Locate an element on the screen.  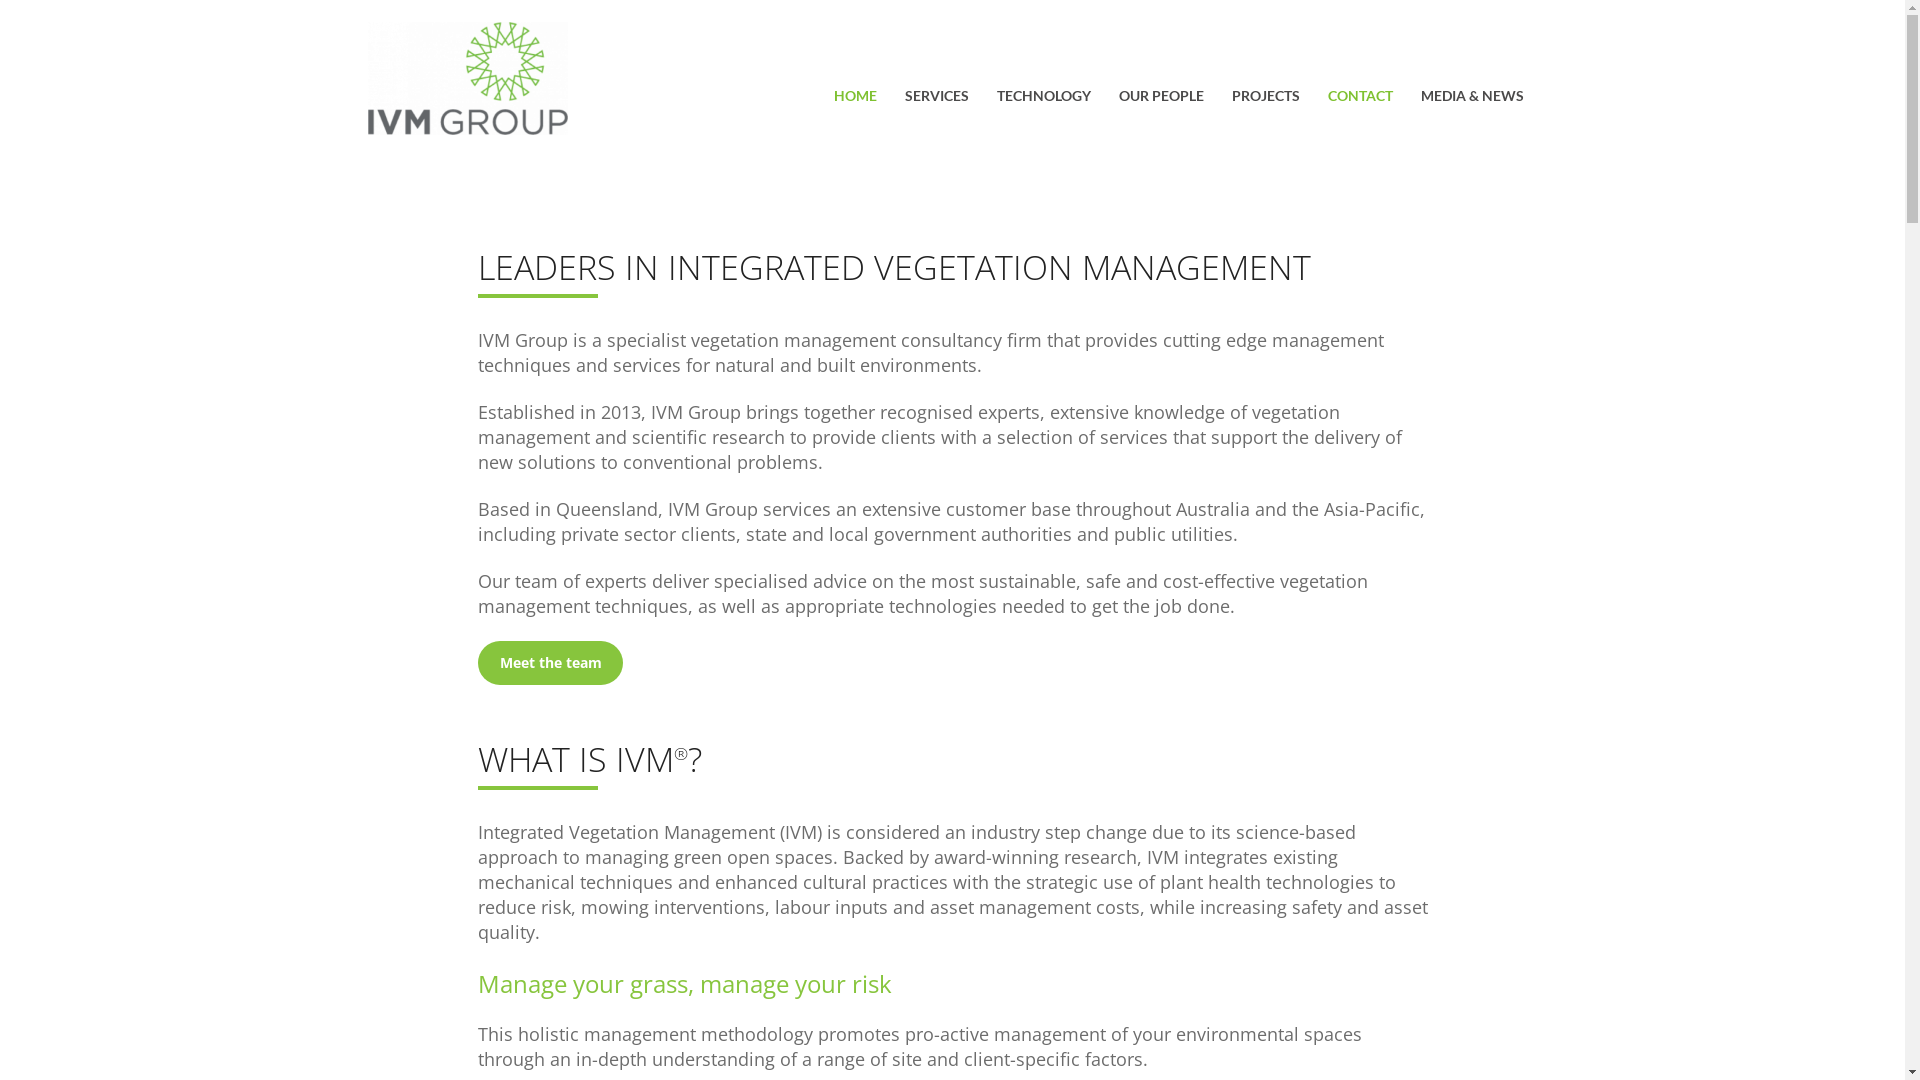
'MEDIA & NEWS' is located at coordinates (1471, 98).